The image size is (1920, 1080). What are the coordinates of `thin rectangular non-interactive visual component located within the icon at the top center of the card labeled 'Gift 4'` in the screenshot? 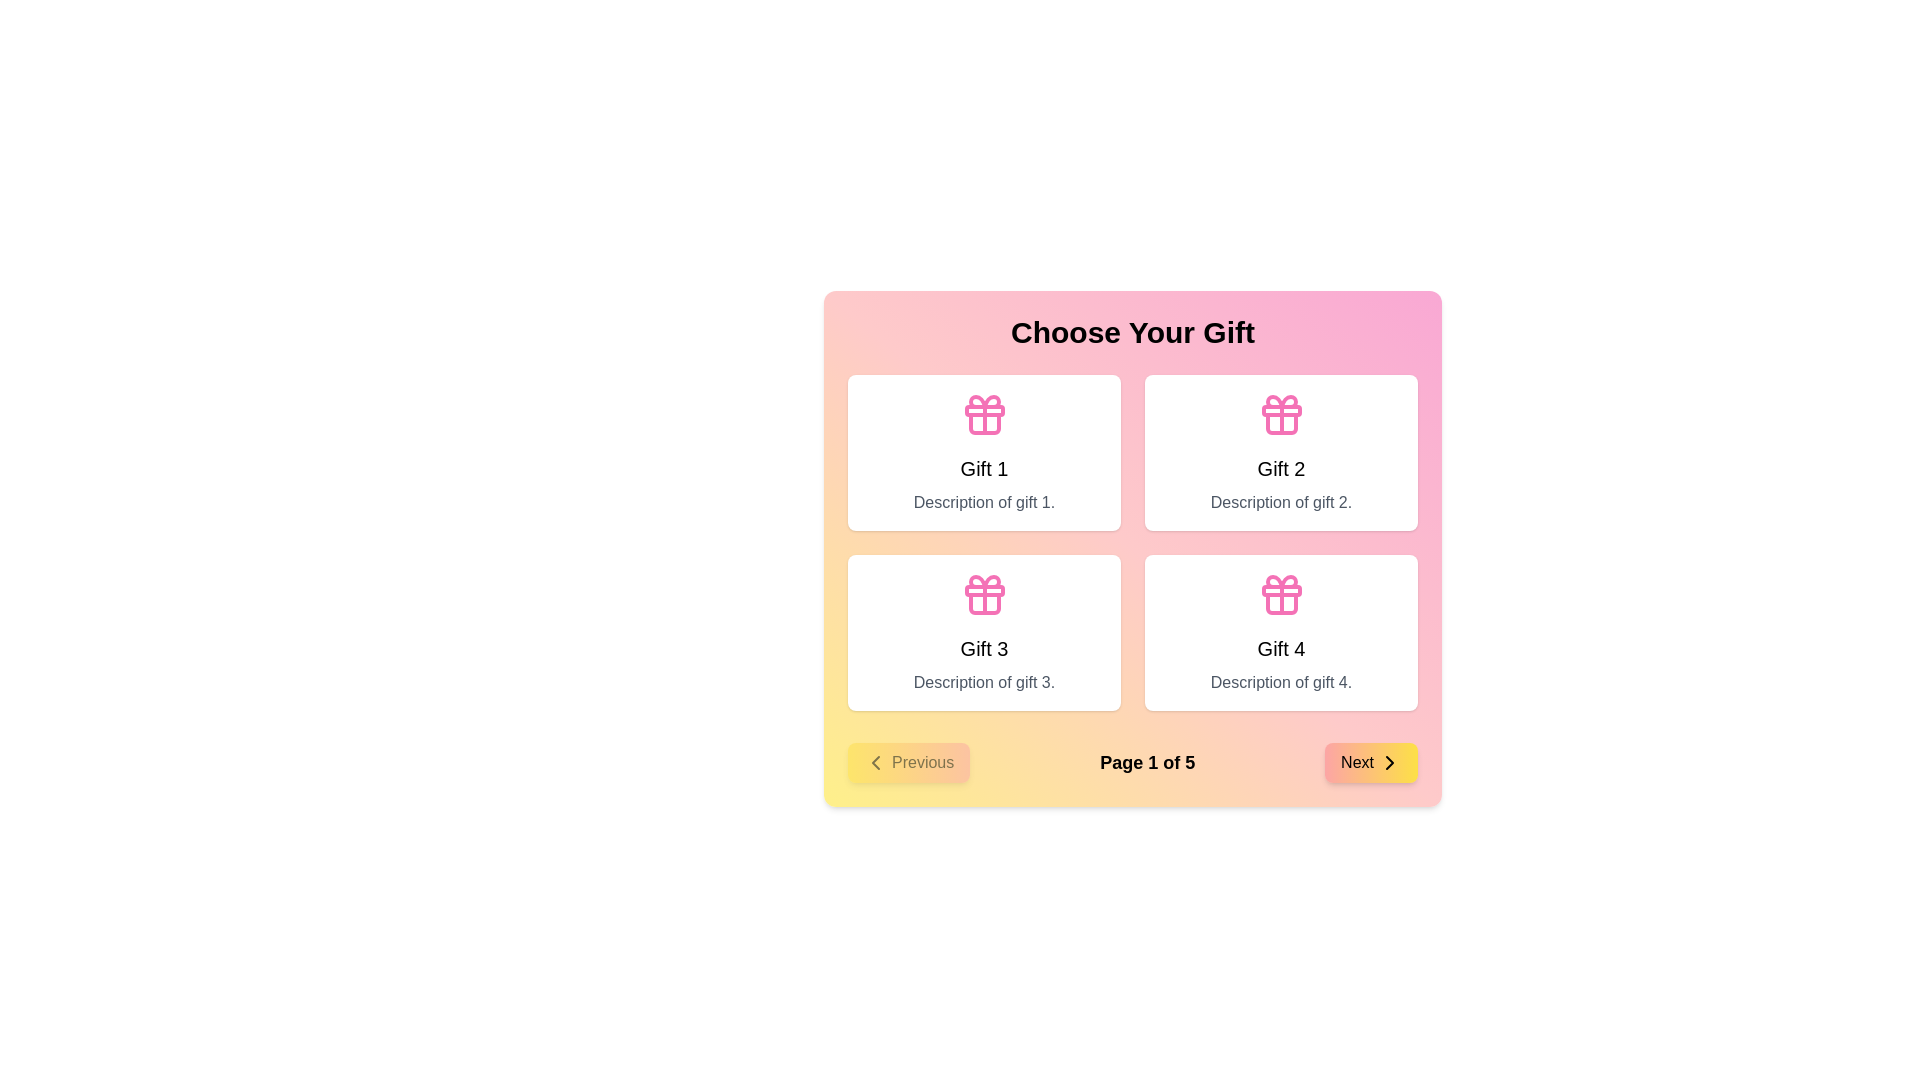 It's located at (984, 410).